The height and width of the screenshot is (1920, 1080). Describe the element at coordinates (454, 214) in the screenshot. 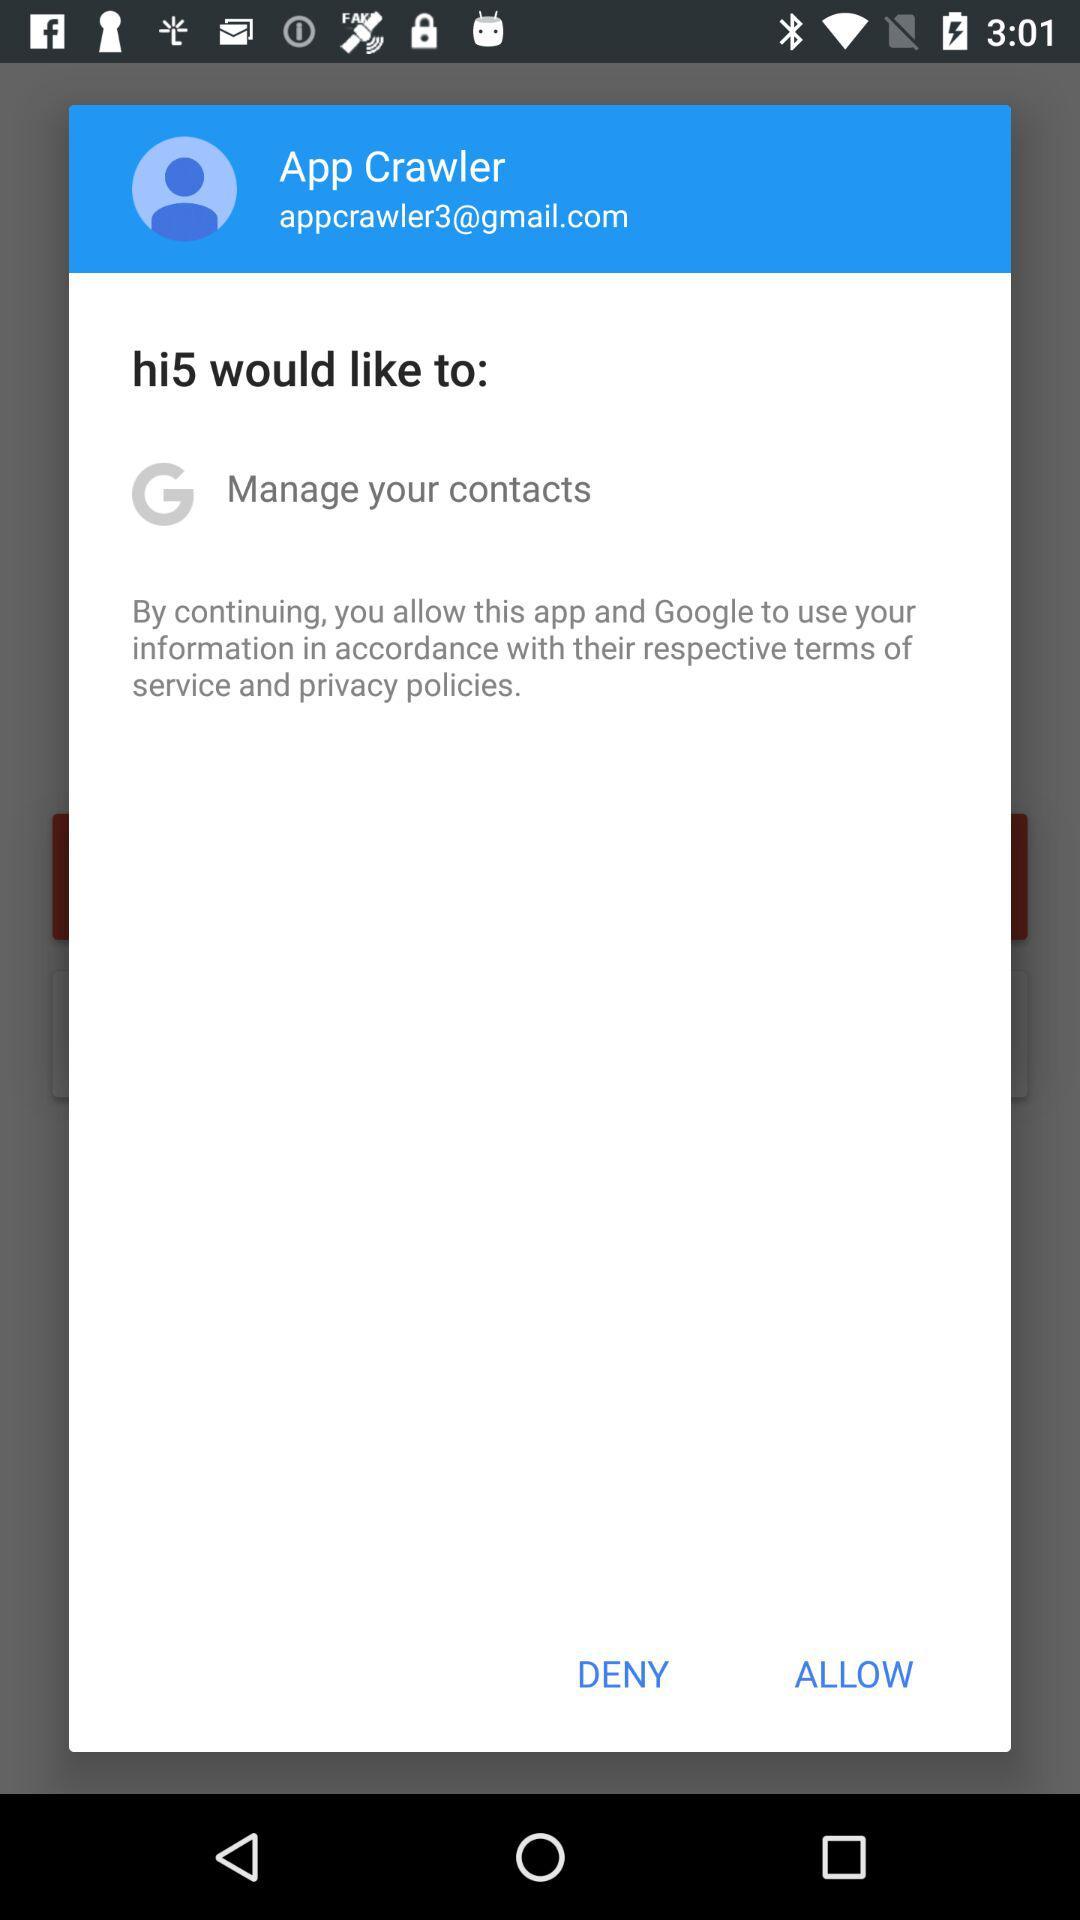

I see `appcrawler3@gmail.com icon` at that location.